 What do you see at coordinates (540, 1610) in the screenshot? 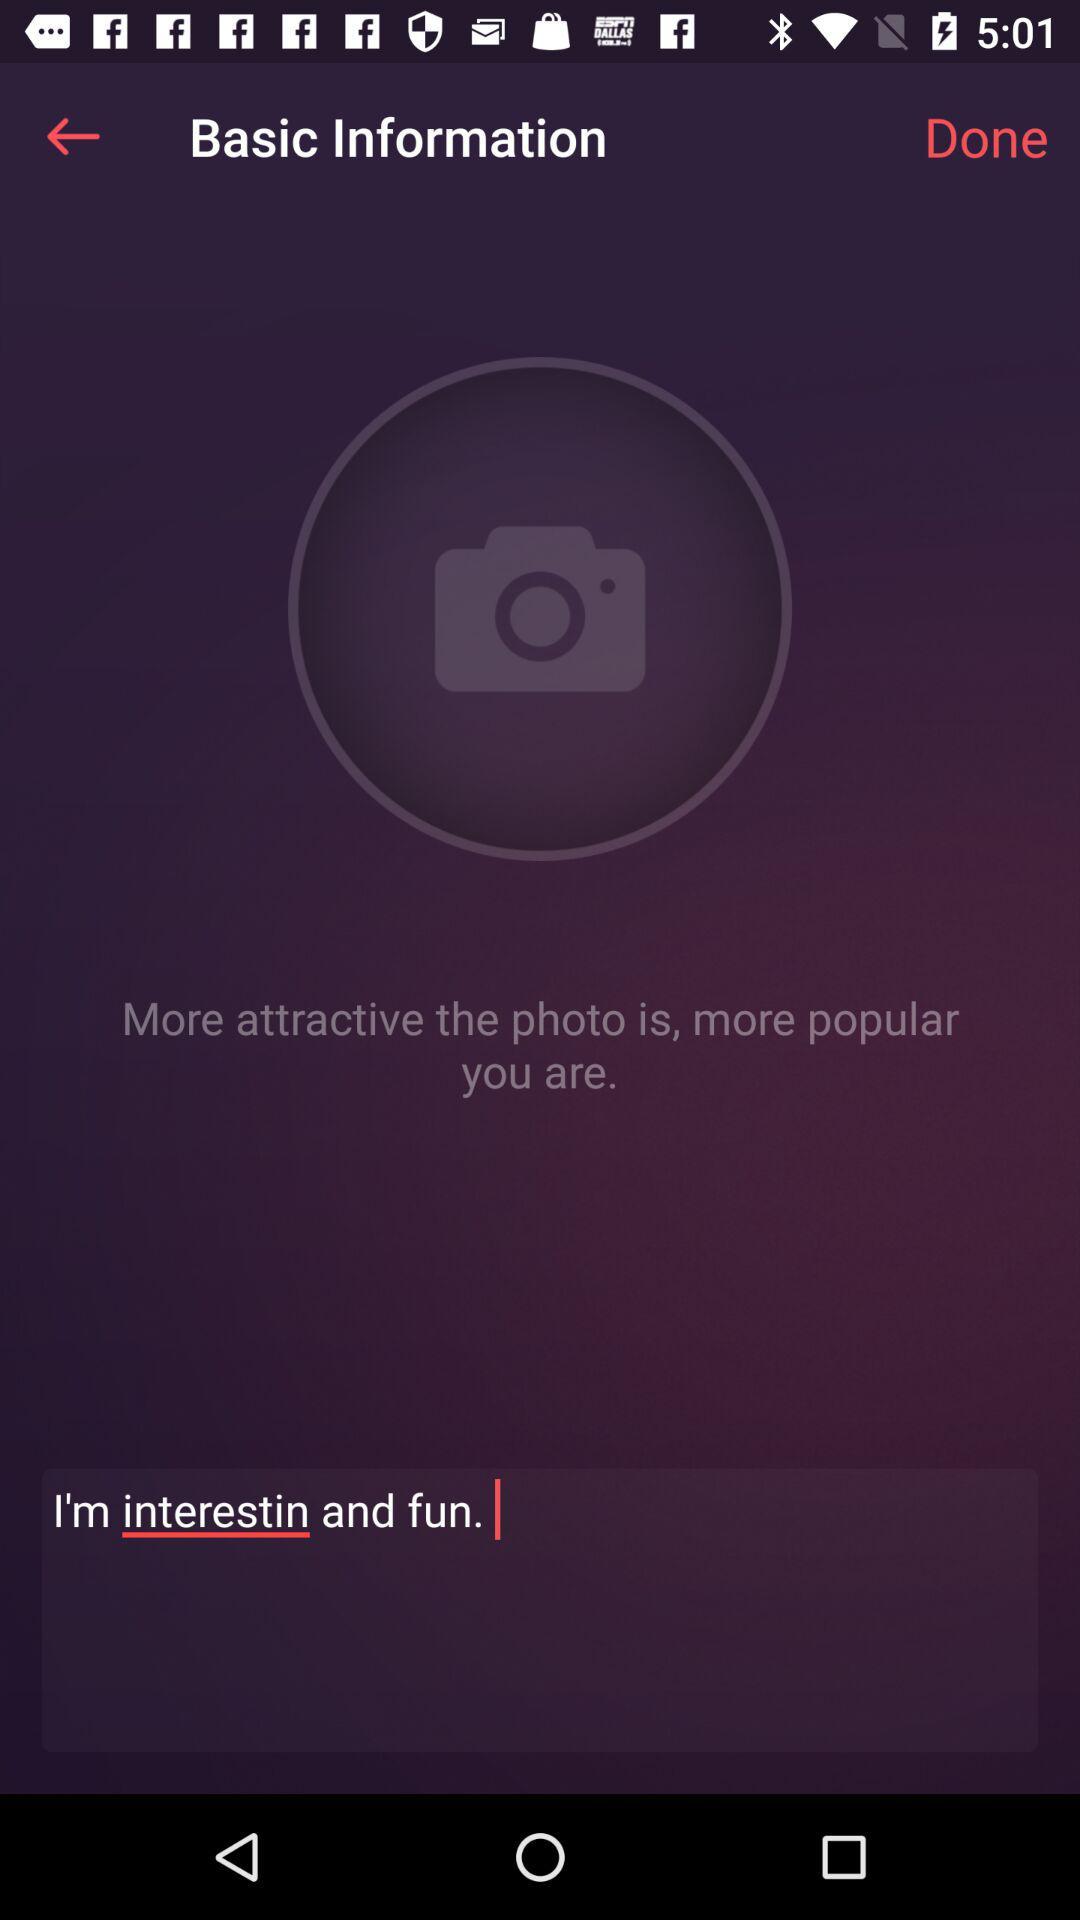
I see `the i m interestin` at bounding box center [540, 1610].